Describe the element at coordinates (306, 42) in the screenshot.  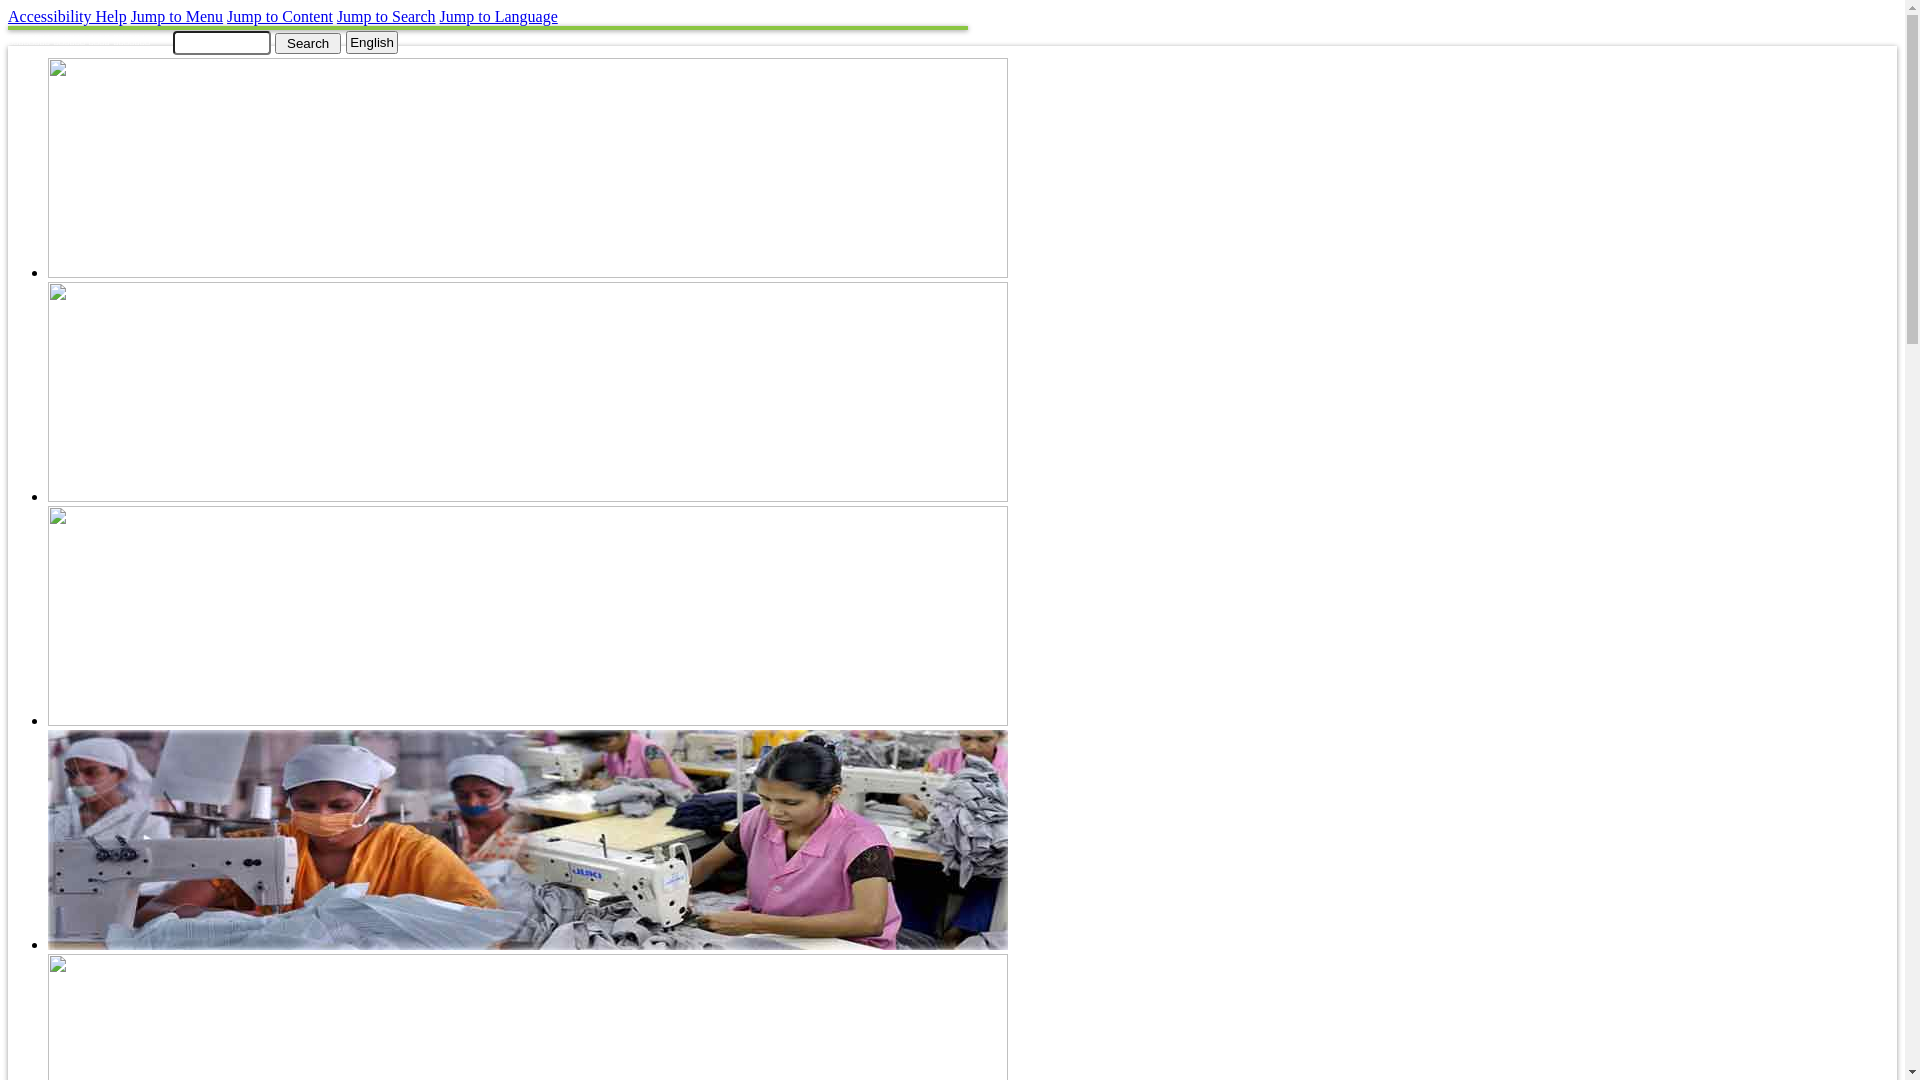
I see `'Search'` at that location.